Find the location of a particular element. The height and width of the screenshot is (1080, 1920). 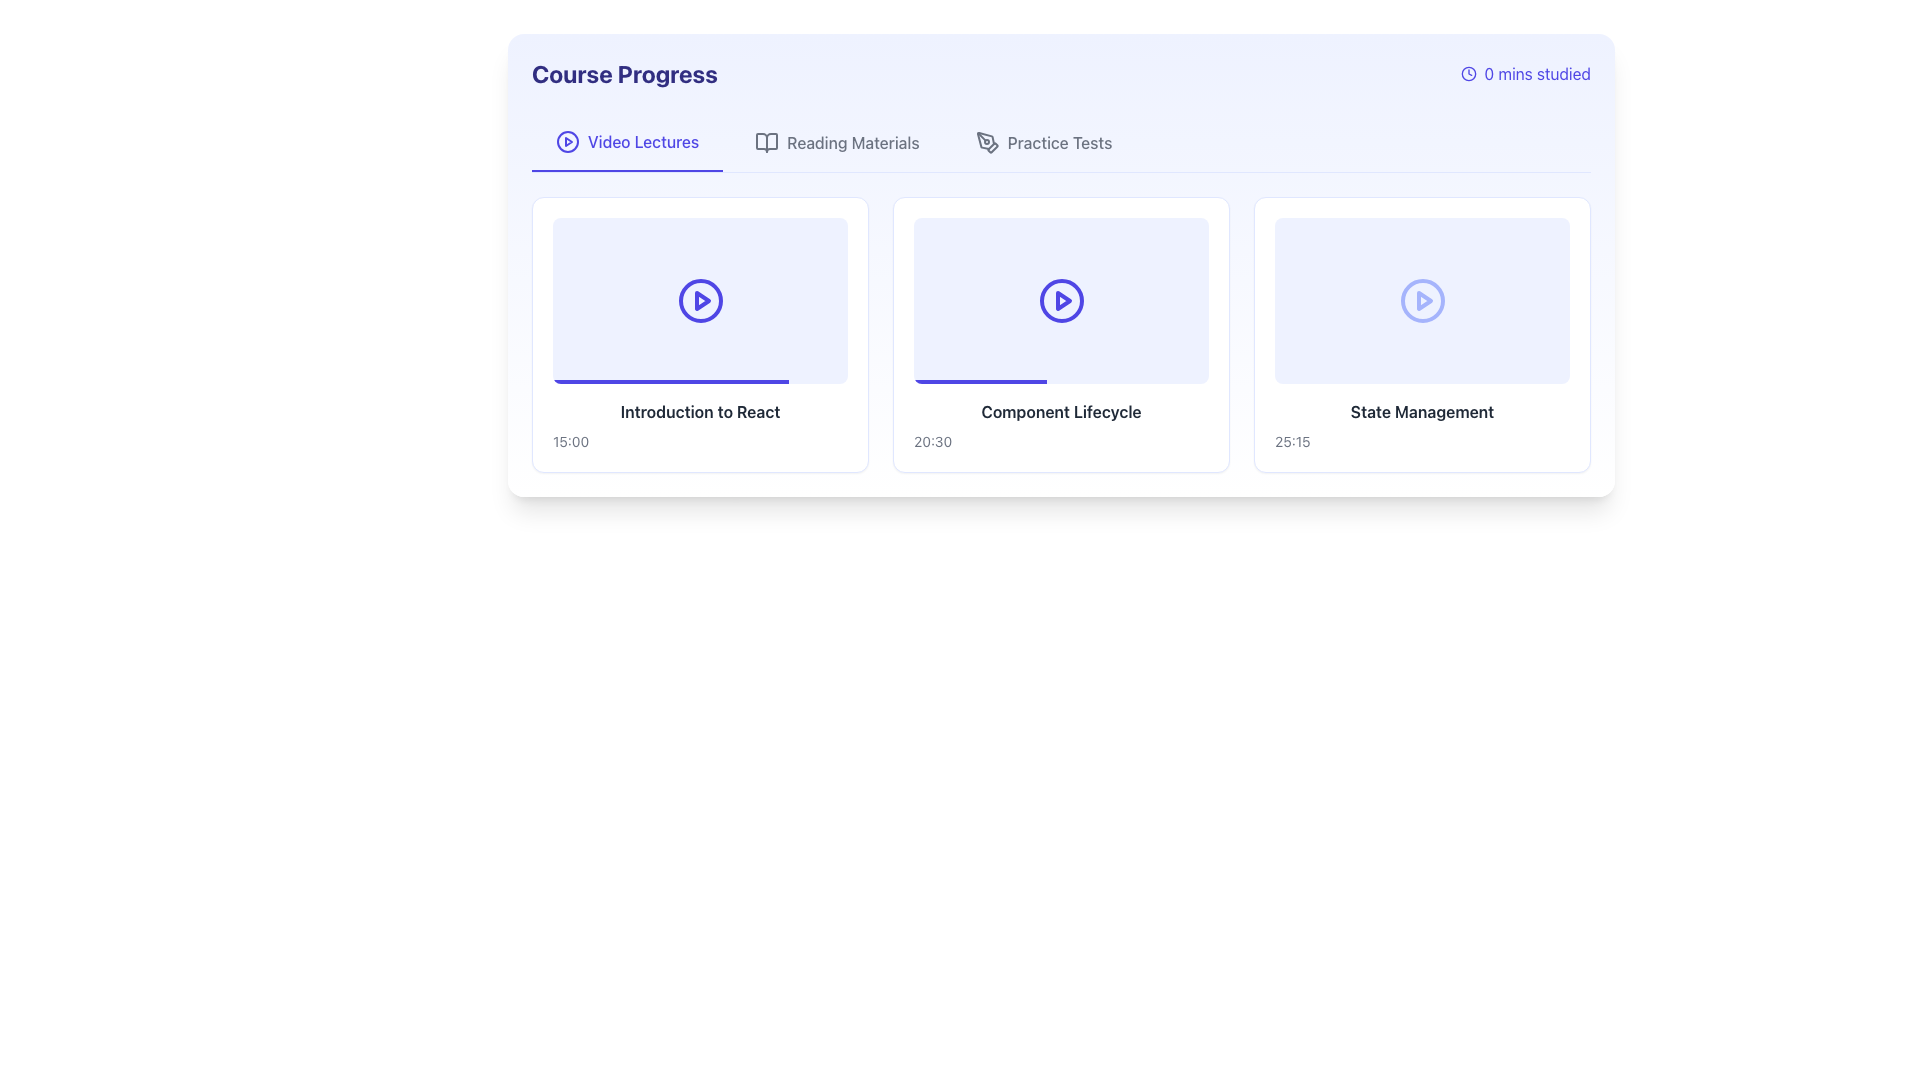

the clock icon with a circular outline, styled in a minimalist design, located to the left of the text '0 mins studied' is located at coordinates (1468, 72).